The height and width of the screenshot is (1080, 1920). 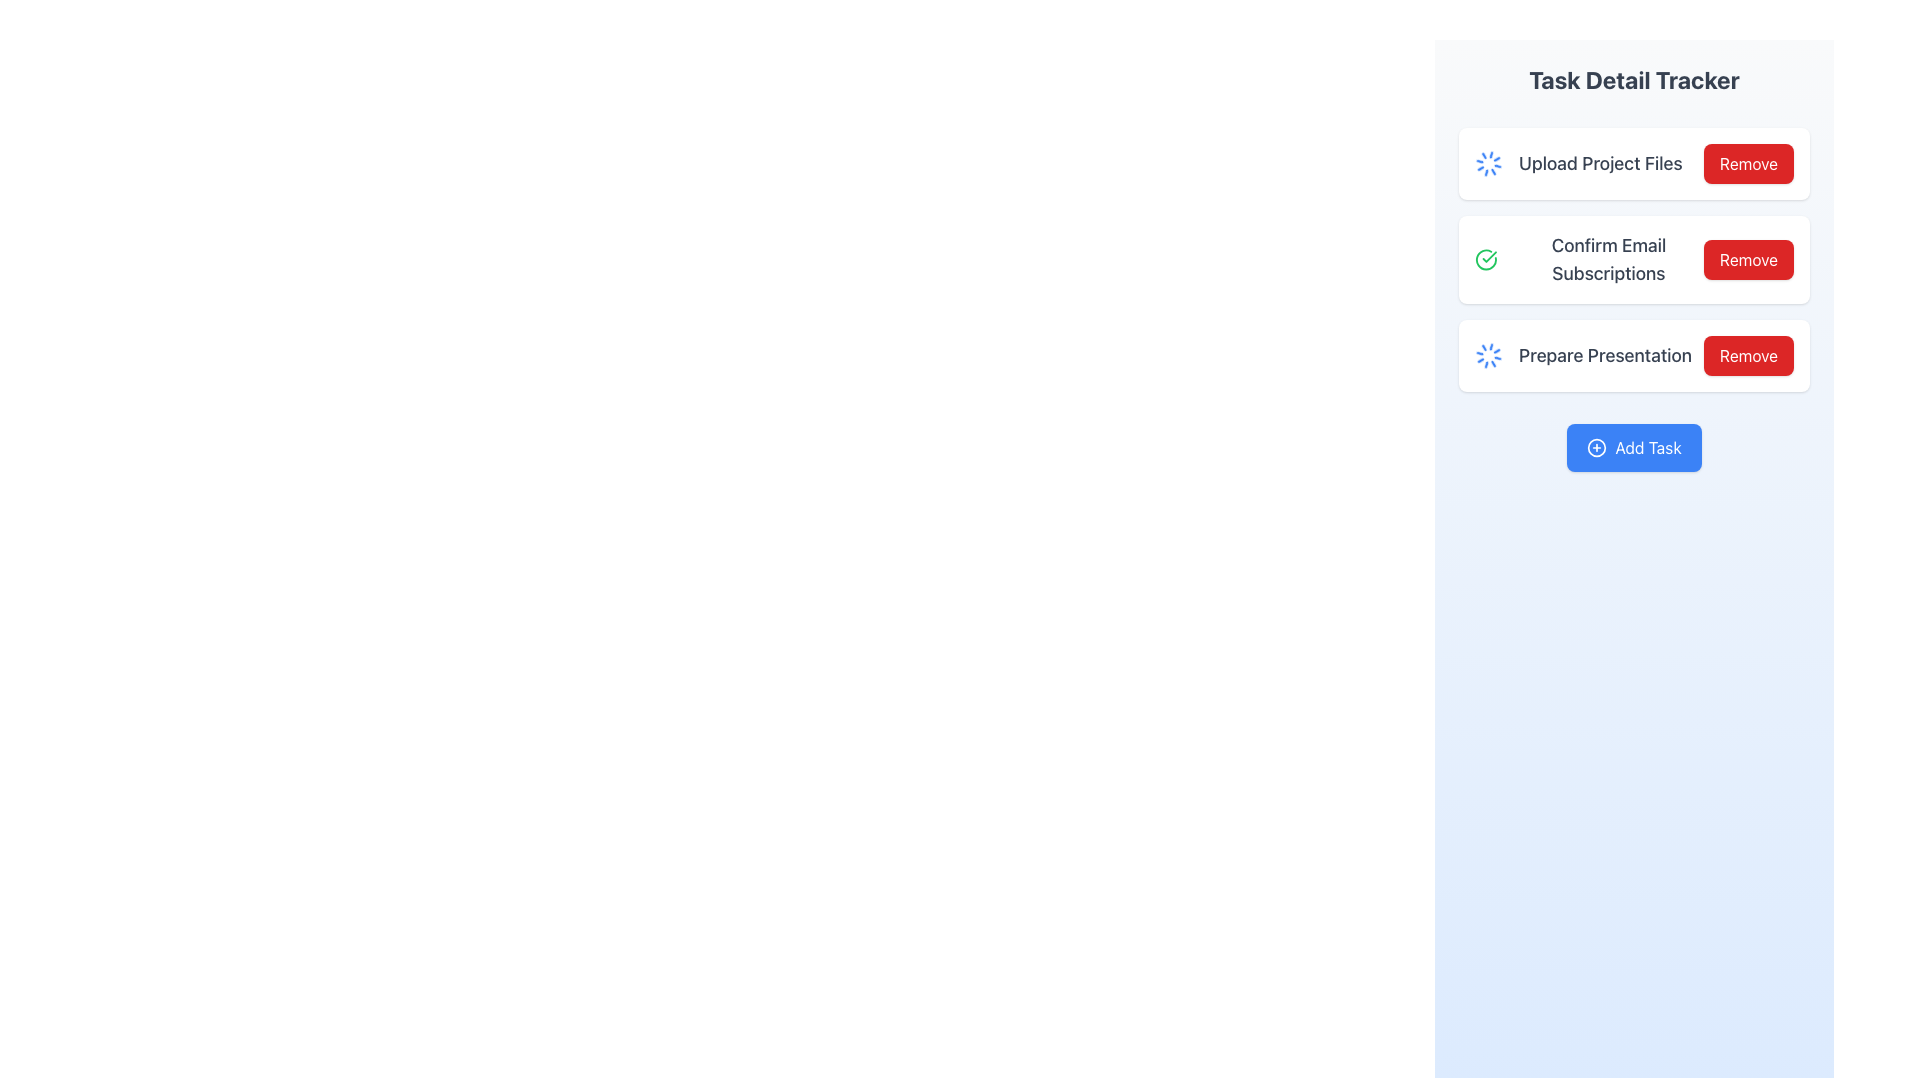 What do you see at coordinates (1608, 258) in the screenshot?
I see `the text label indicating the task to confirm email subscriptions, located in the second position among the tasks in the 'Task Detail Tracker' section` at bounding box center [1608, 258].